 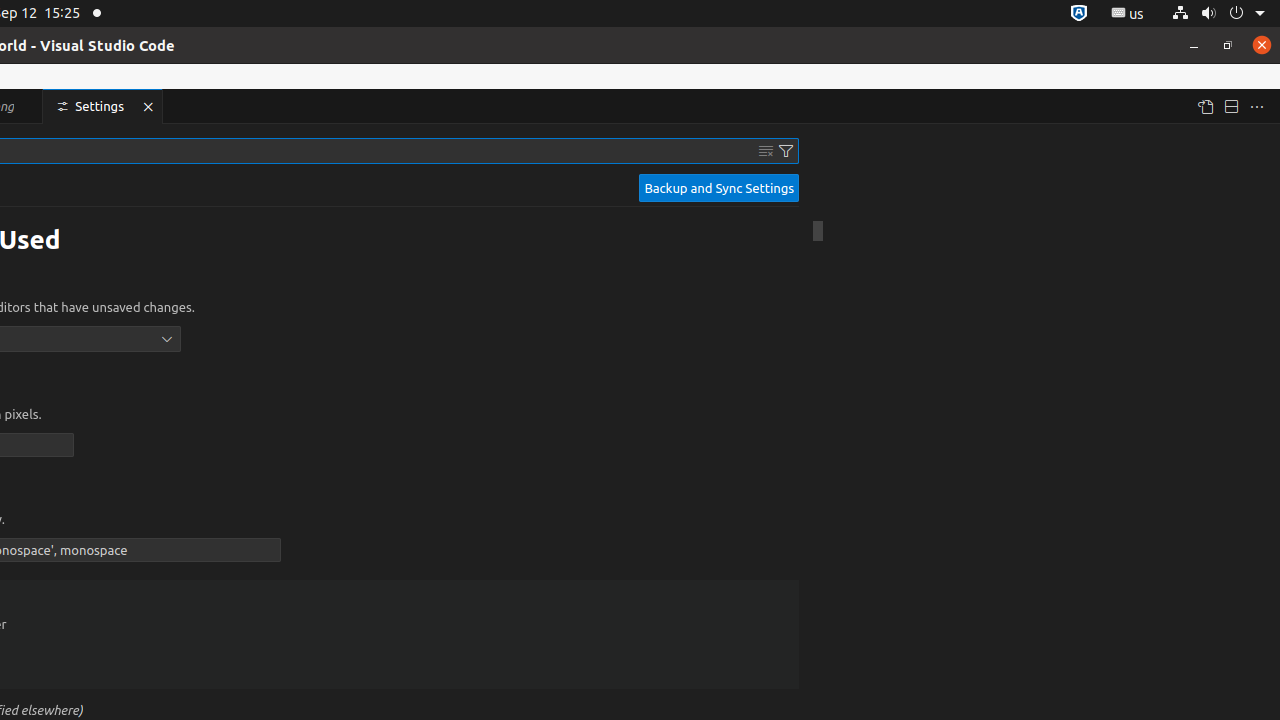 What do you see at coordinates (102, 106) in the screenshot?
I see `'Settings'` at bounding box center [102, 106].